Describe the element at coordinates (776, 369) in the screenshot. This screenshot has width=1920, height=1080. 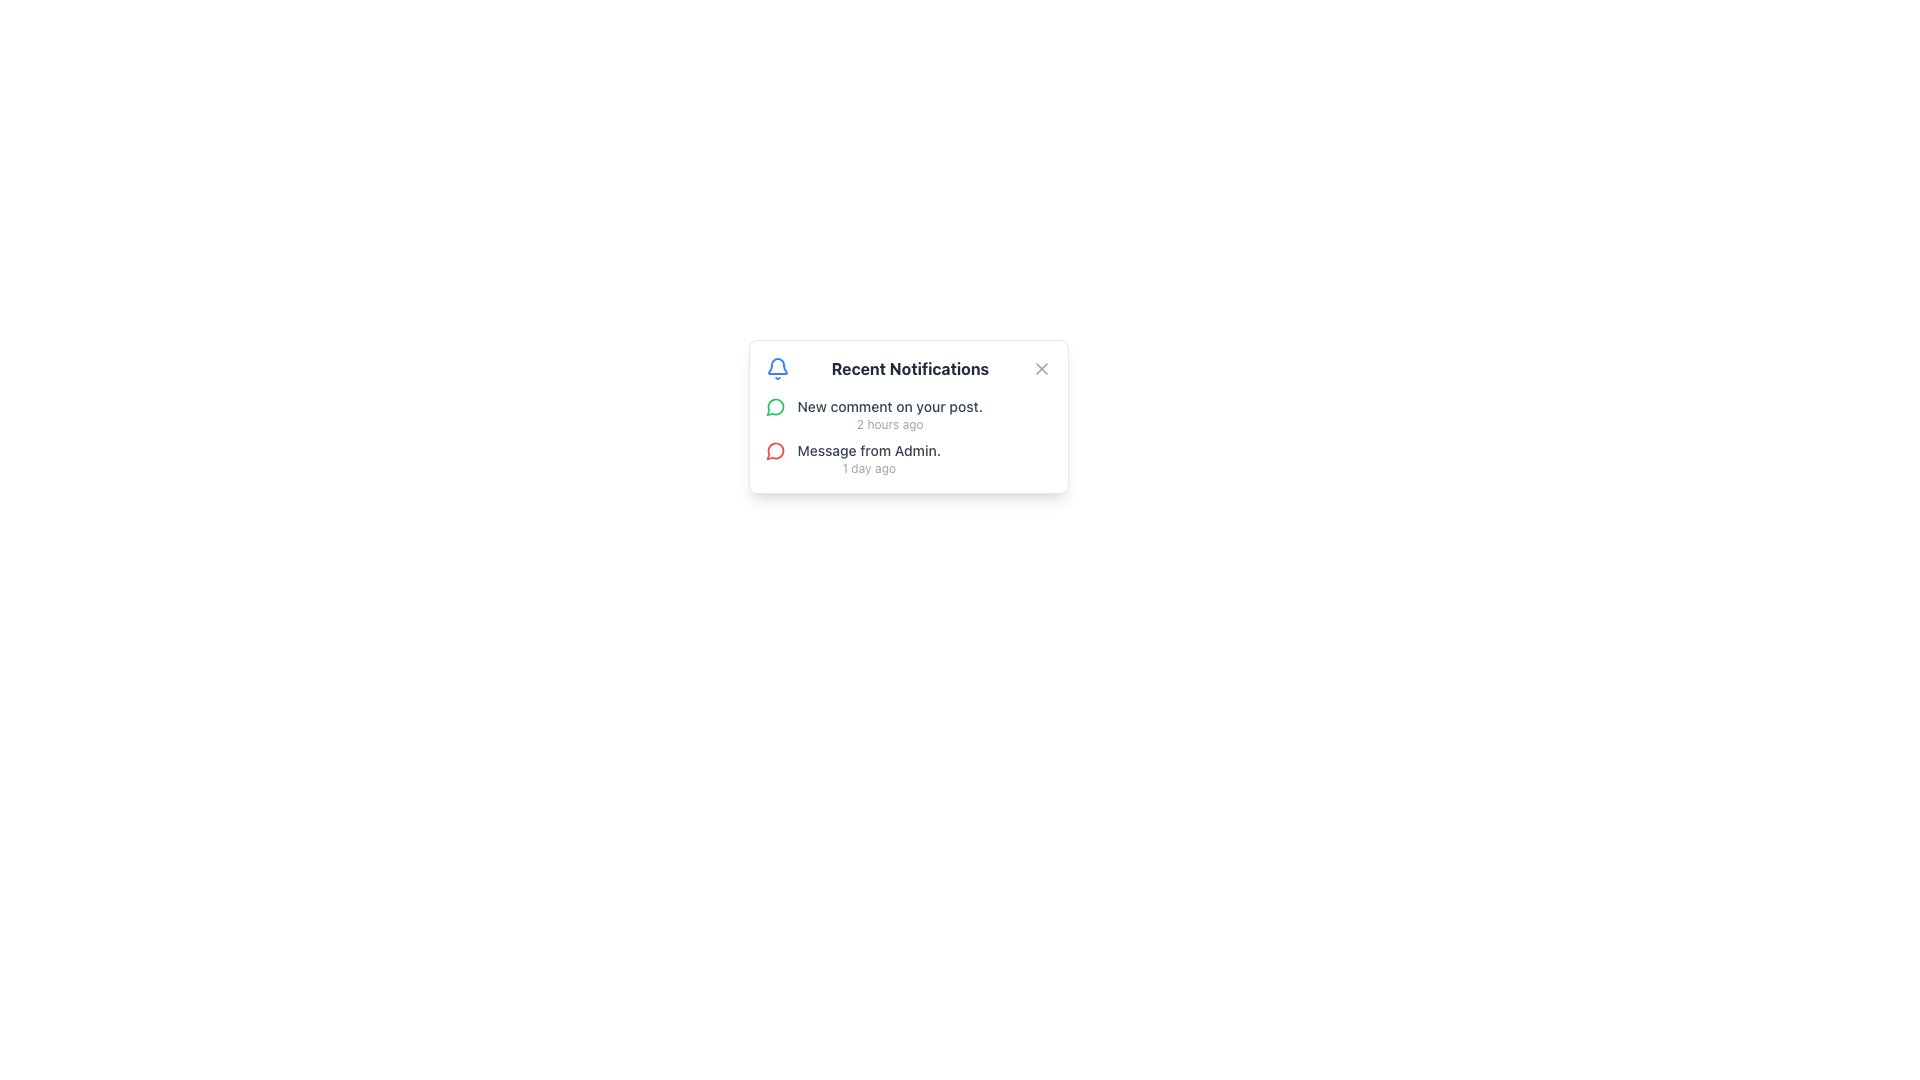
I see `the bell icon representing notifications, which is located to the left of the title text 'Recent Notifications'` at that location.